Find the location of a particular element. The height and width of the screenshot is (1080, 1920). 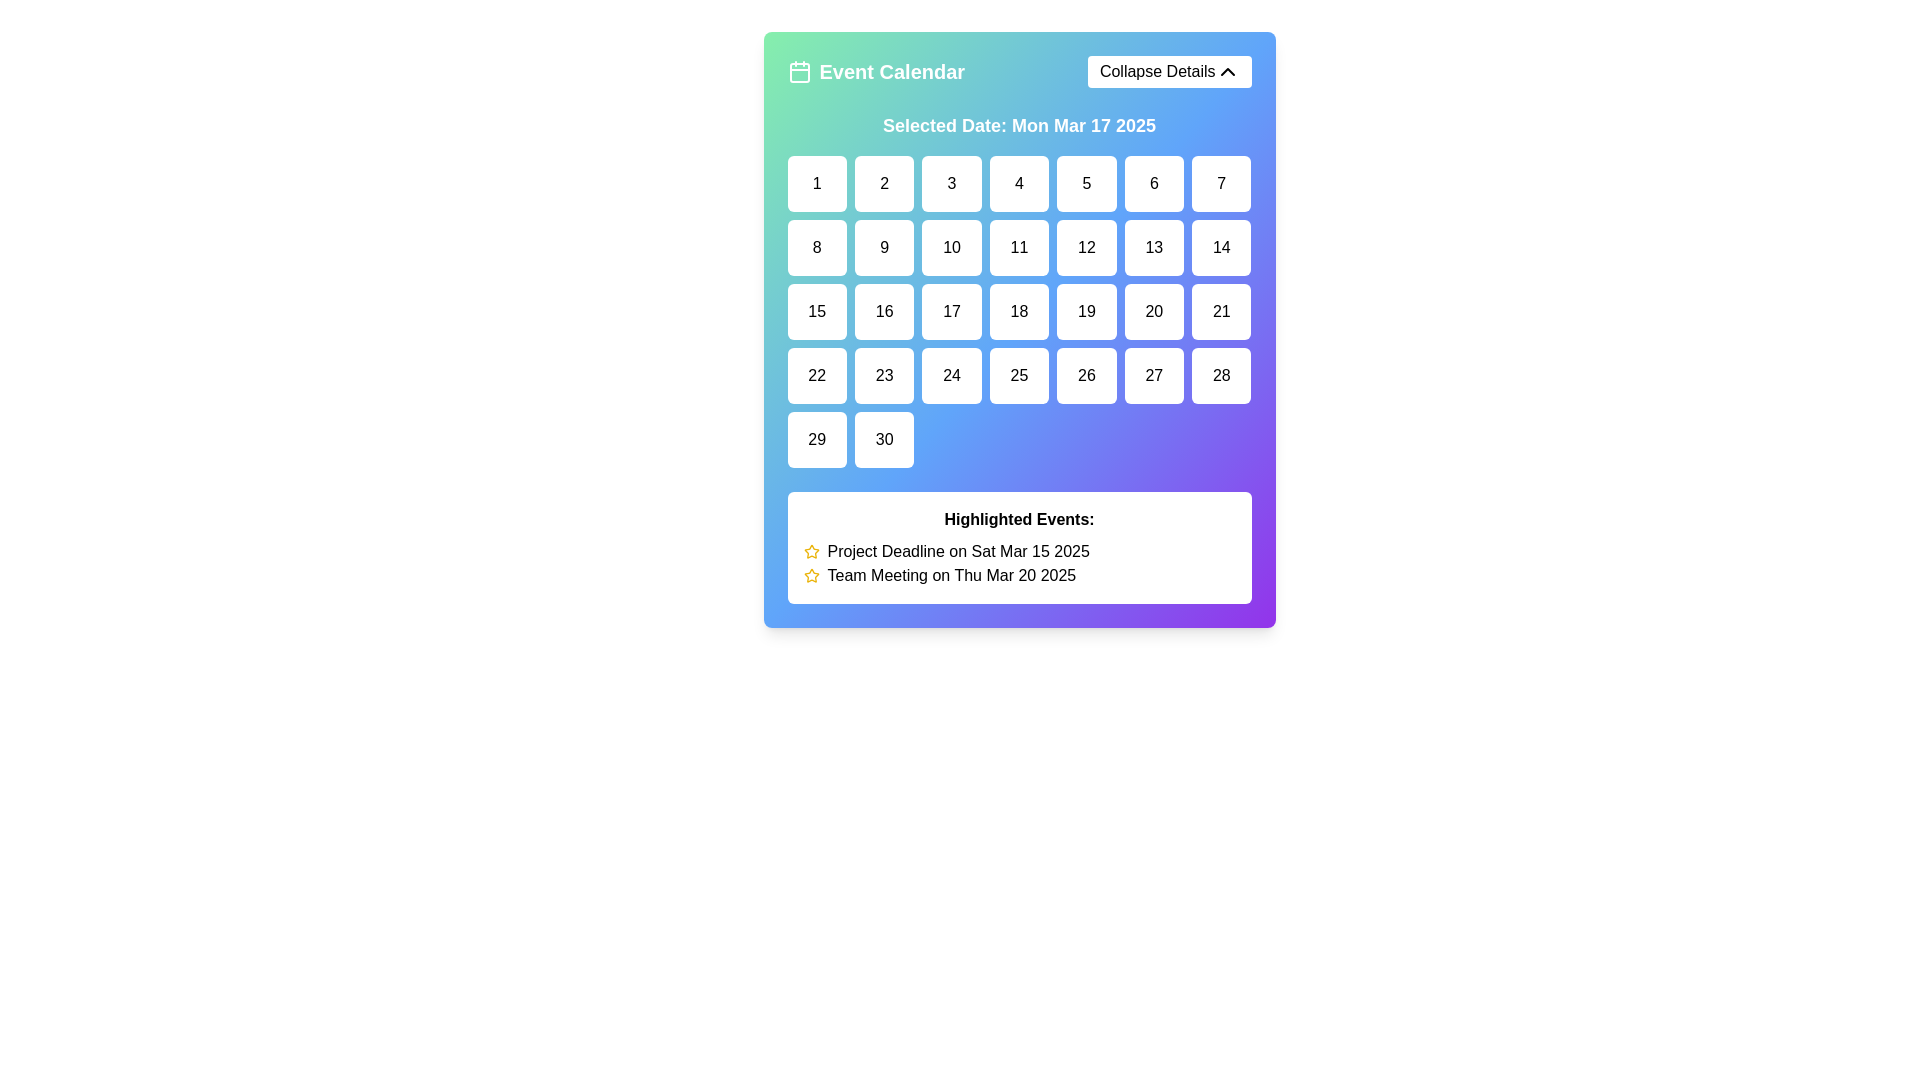

the calendar date button representing the 17th of the current month is located at coordinates (951, 312).